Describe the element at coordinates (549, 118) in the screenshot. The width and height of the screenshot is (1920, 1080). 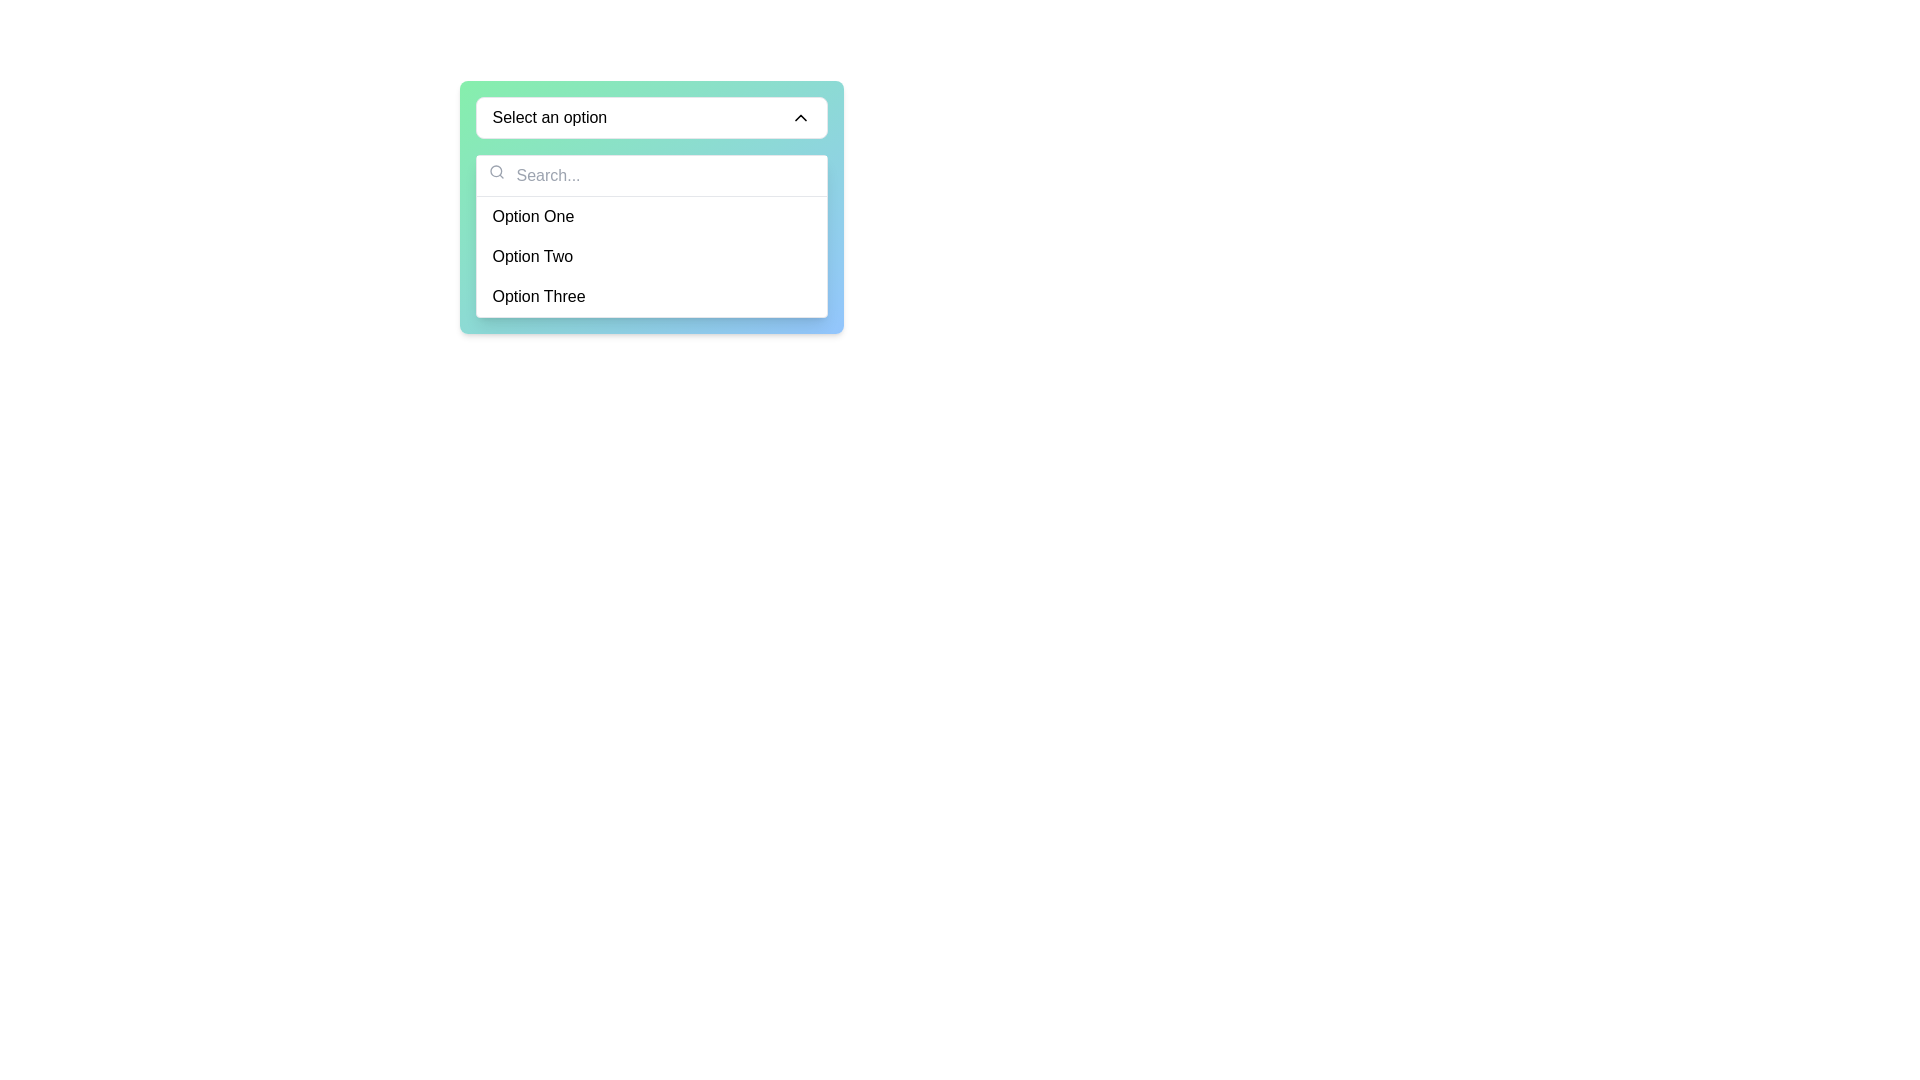
I see `the text label displaying 'Select an option' positioned within the dropdown component` at that location.